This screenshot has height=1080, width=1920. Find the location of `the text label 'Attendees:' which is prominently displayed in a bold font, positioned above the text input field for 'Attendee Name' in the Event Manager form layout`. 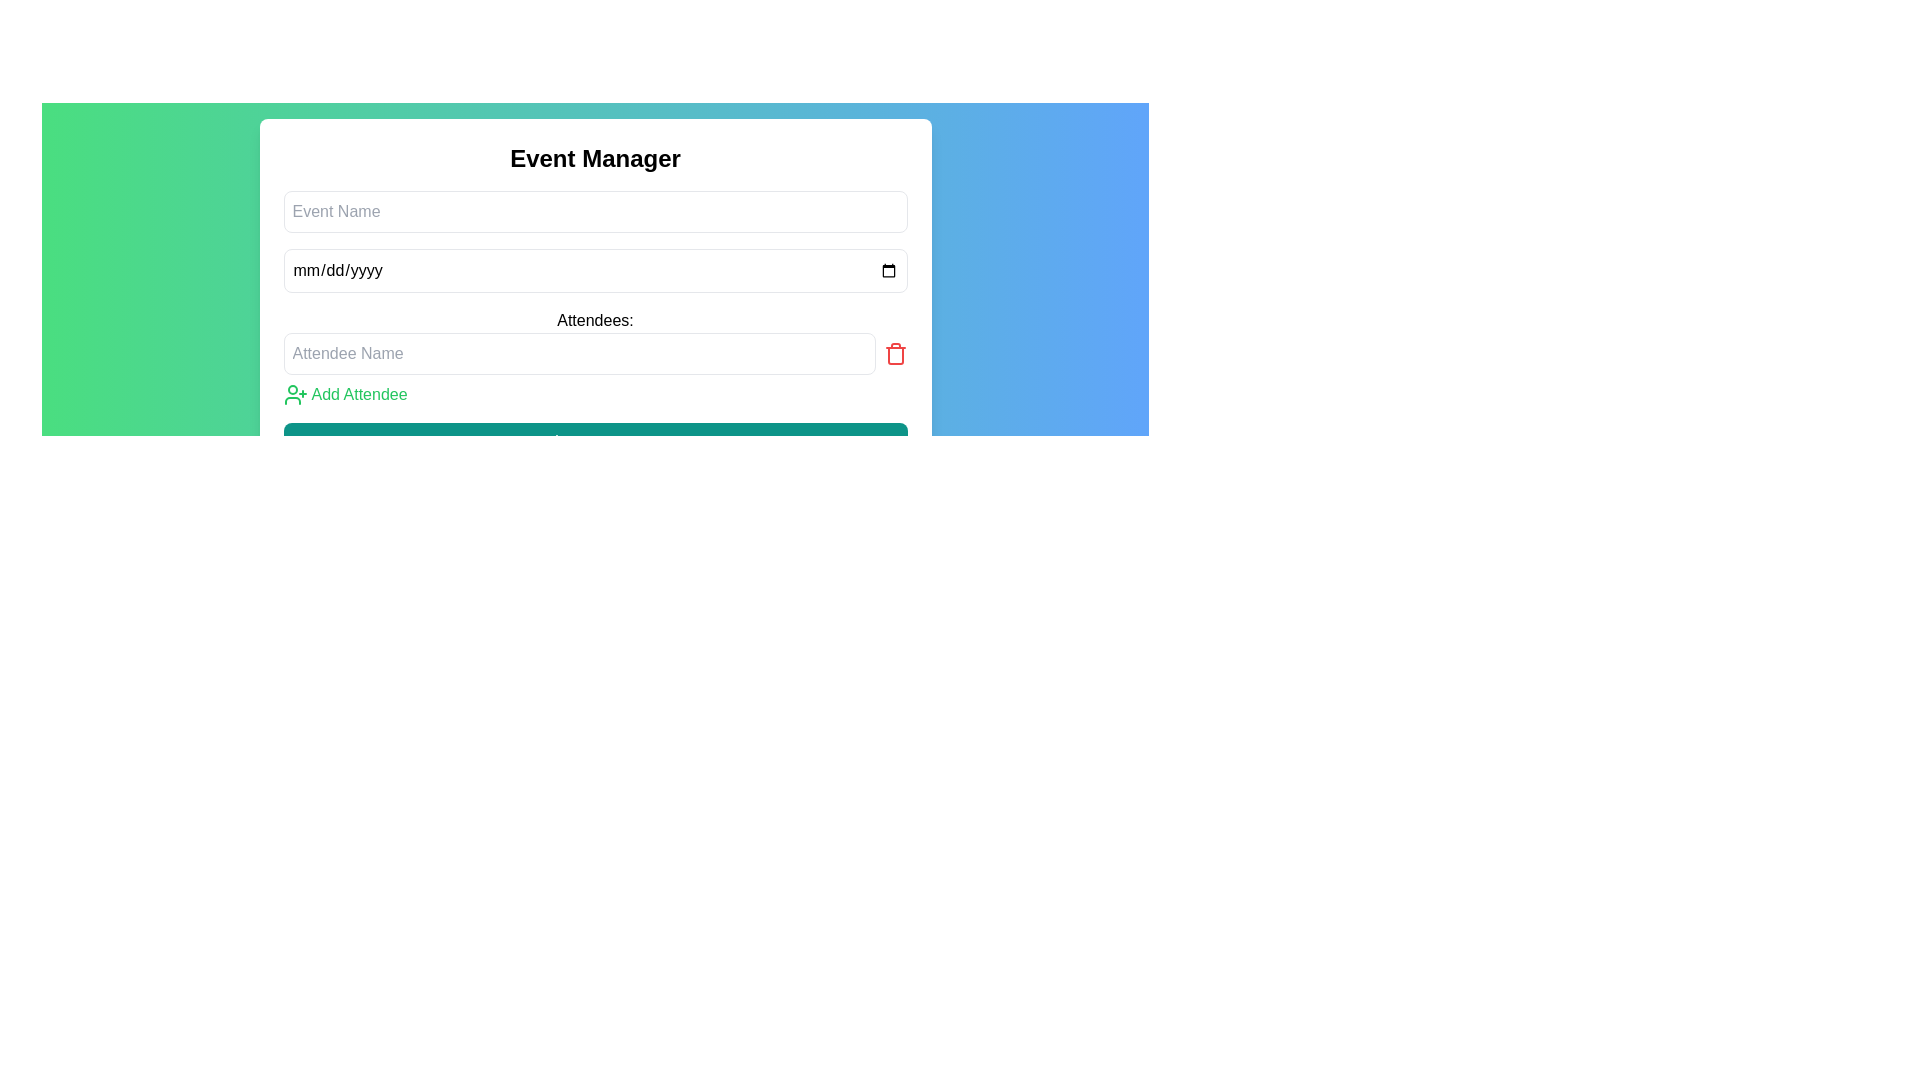

the text label 'Attendees:' which is prominently displayed in a bold font, positioned above the text input field for 'Attendee Name' in the Event Manager form layout is located at coordinates (594, 326).